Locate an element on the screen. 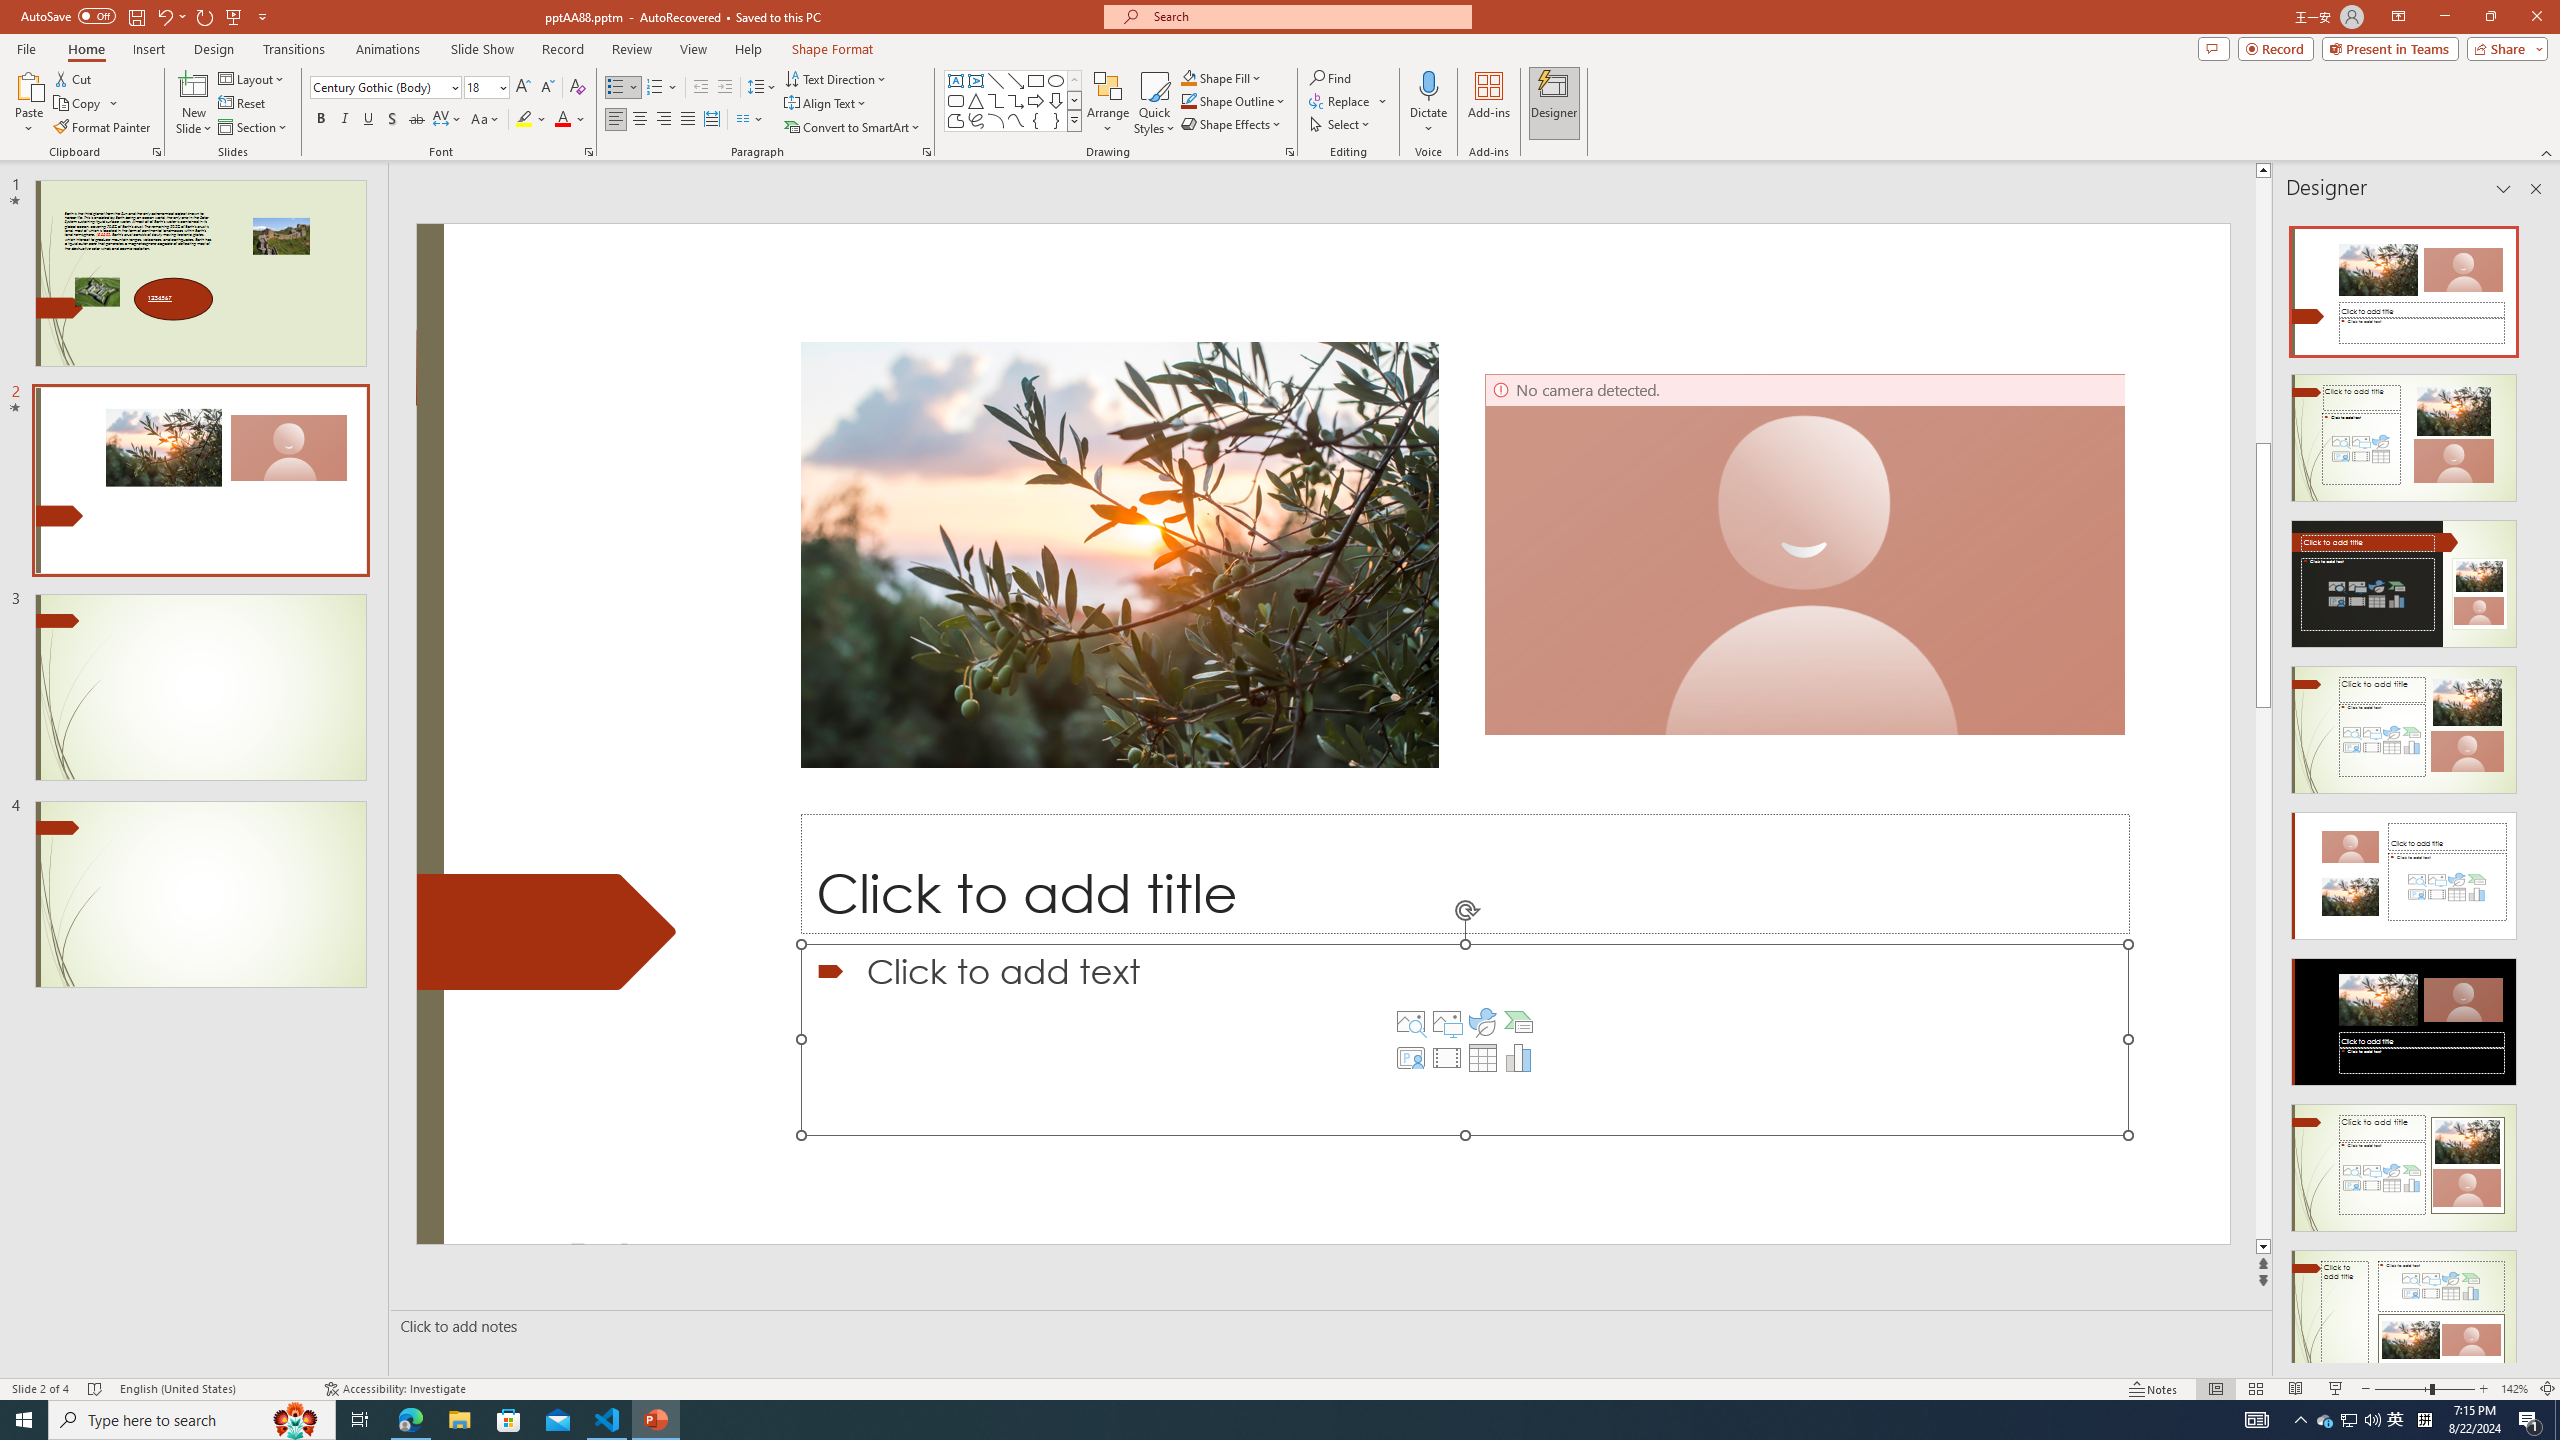 The width and height of the screenshot is (2560, 1440). 'Copy' is located at coordinates (78, 103).